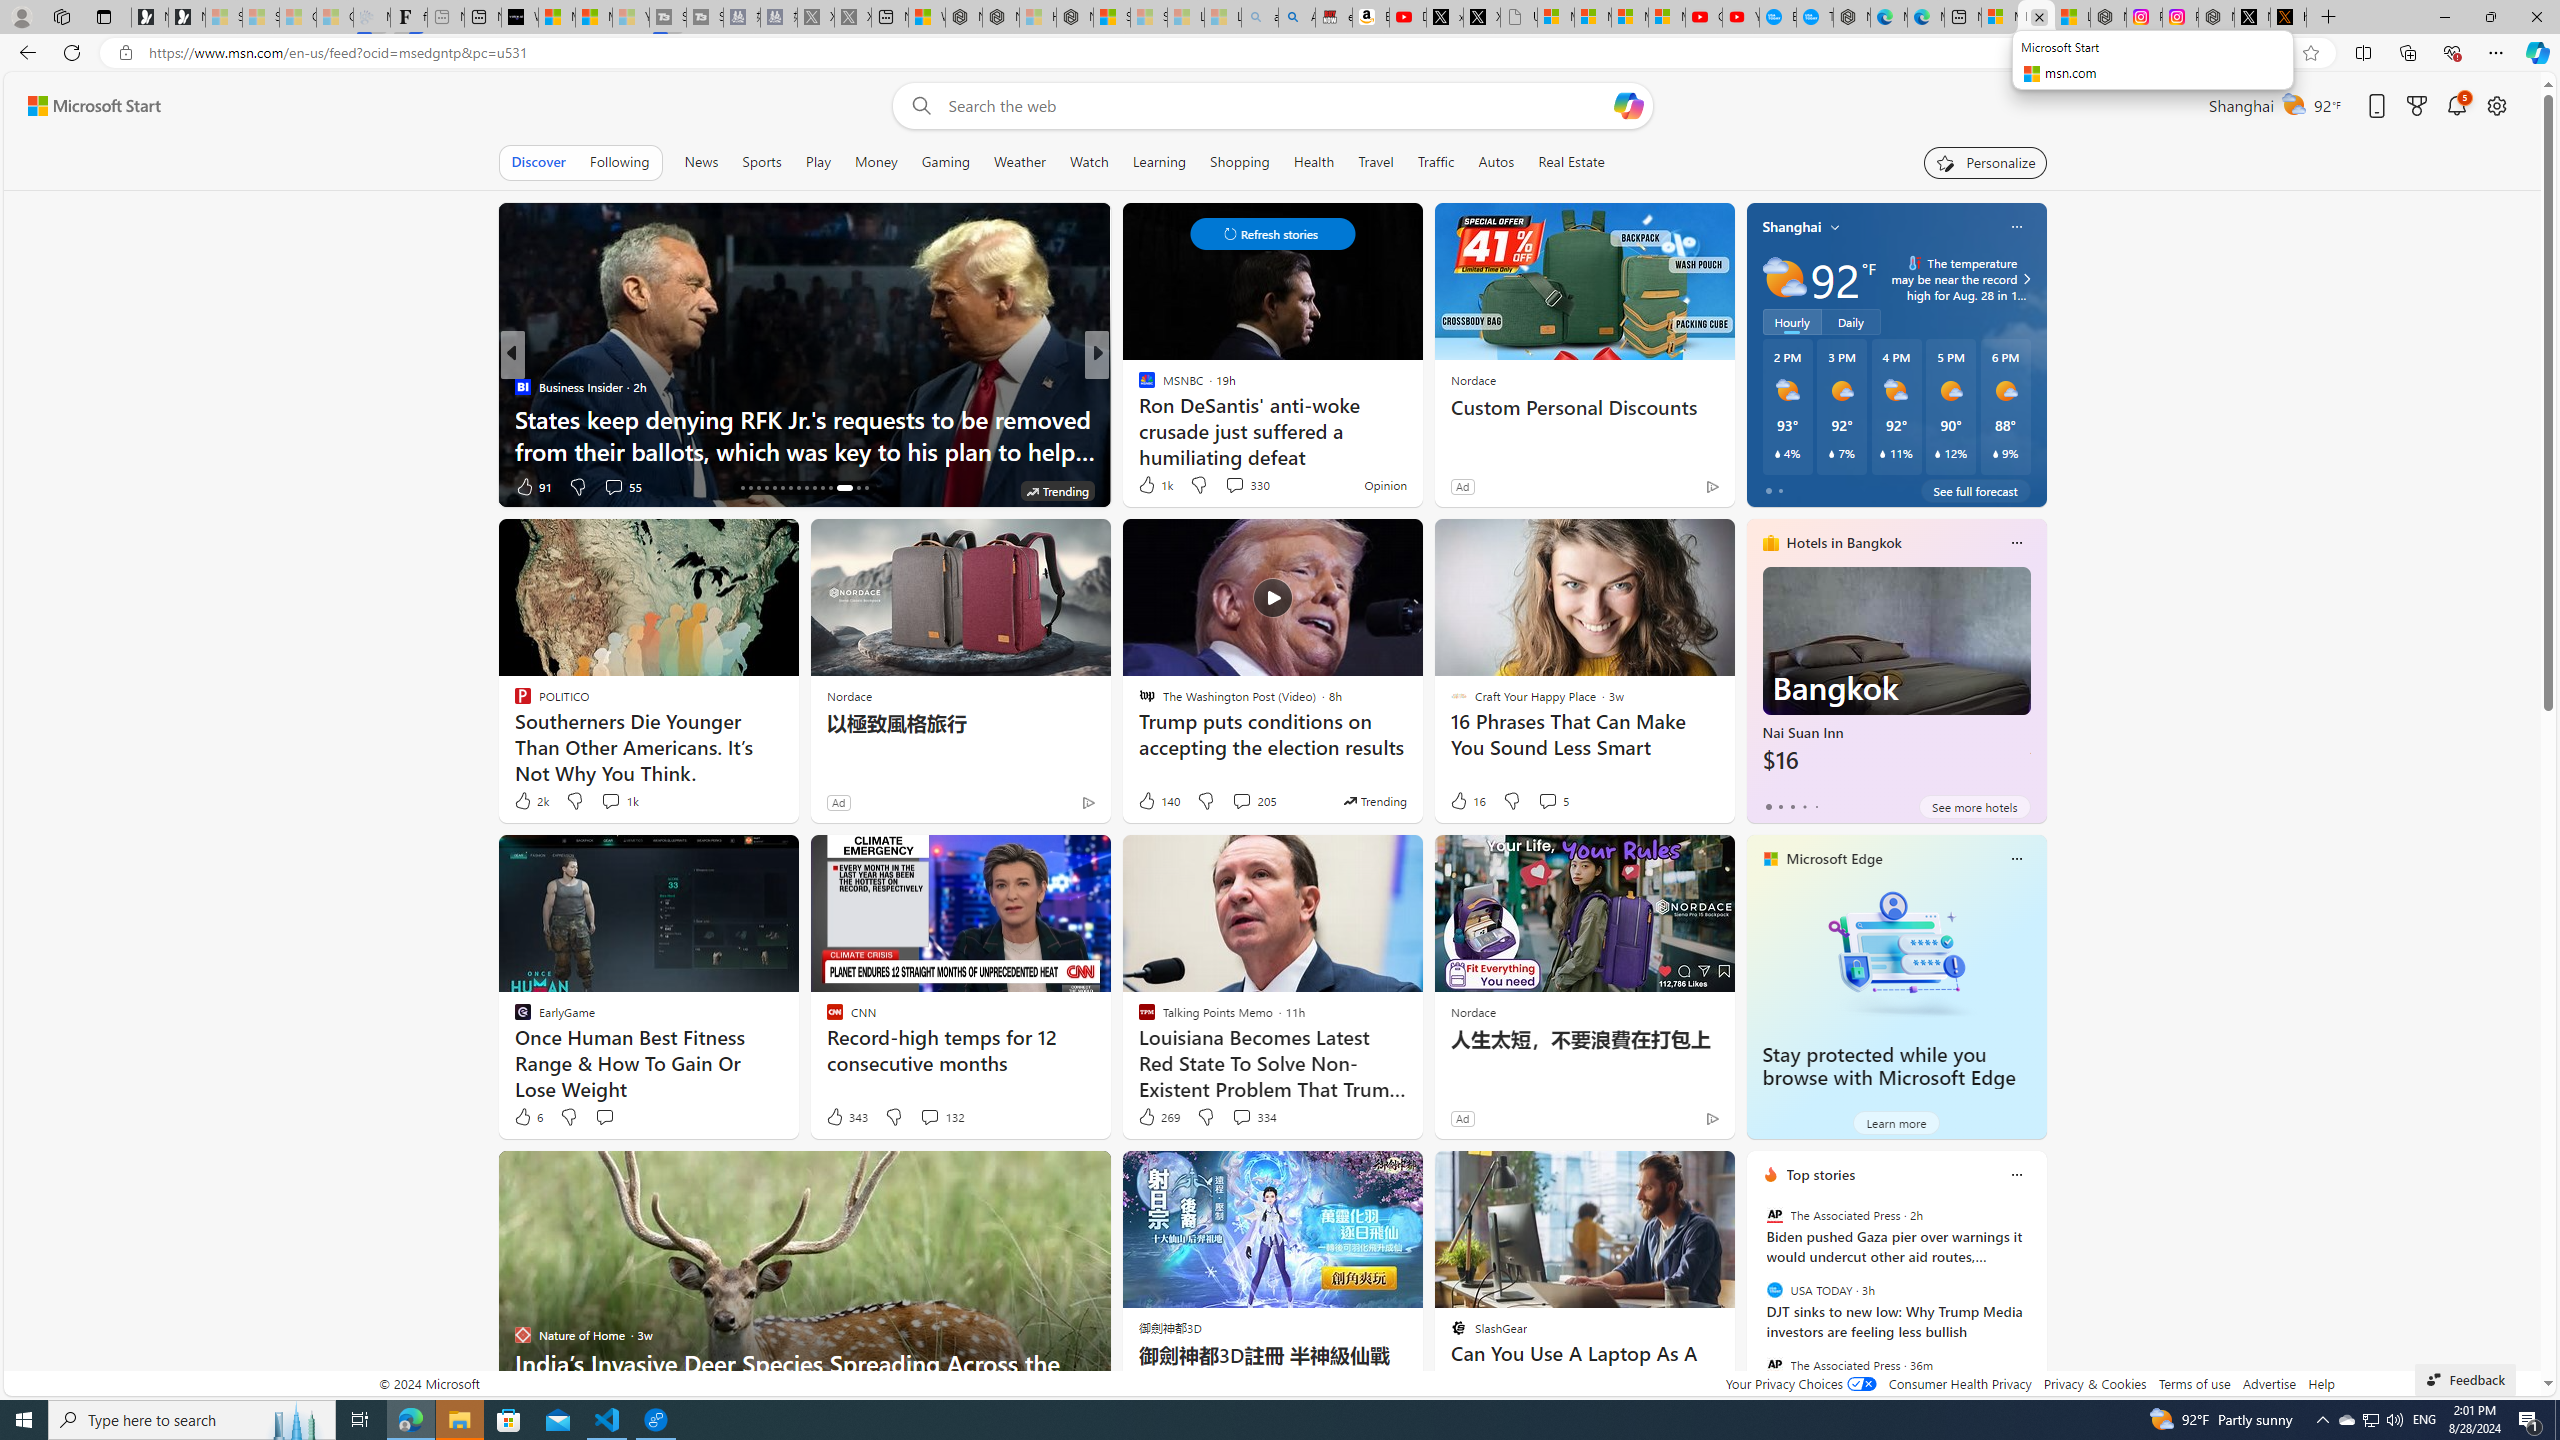 The height and width of the screenshot is (1440, 2560). What do you see at coordinates (1769, 543) in the screenshot?
I see `'hotels-header-icon'` at bounding box center [1769, 543].